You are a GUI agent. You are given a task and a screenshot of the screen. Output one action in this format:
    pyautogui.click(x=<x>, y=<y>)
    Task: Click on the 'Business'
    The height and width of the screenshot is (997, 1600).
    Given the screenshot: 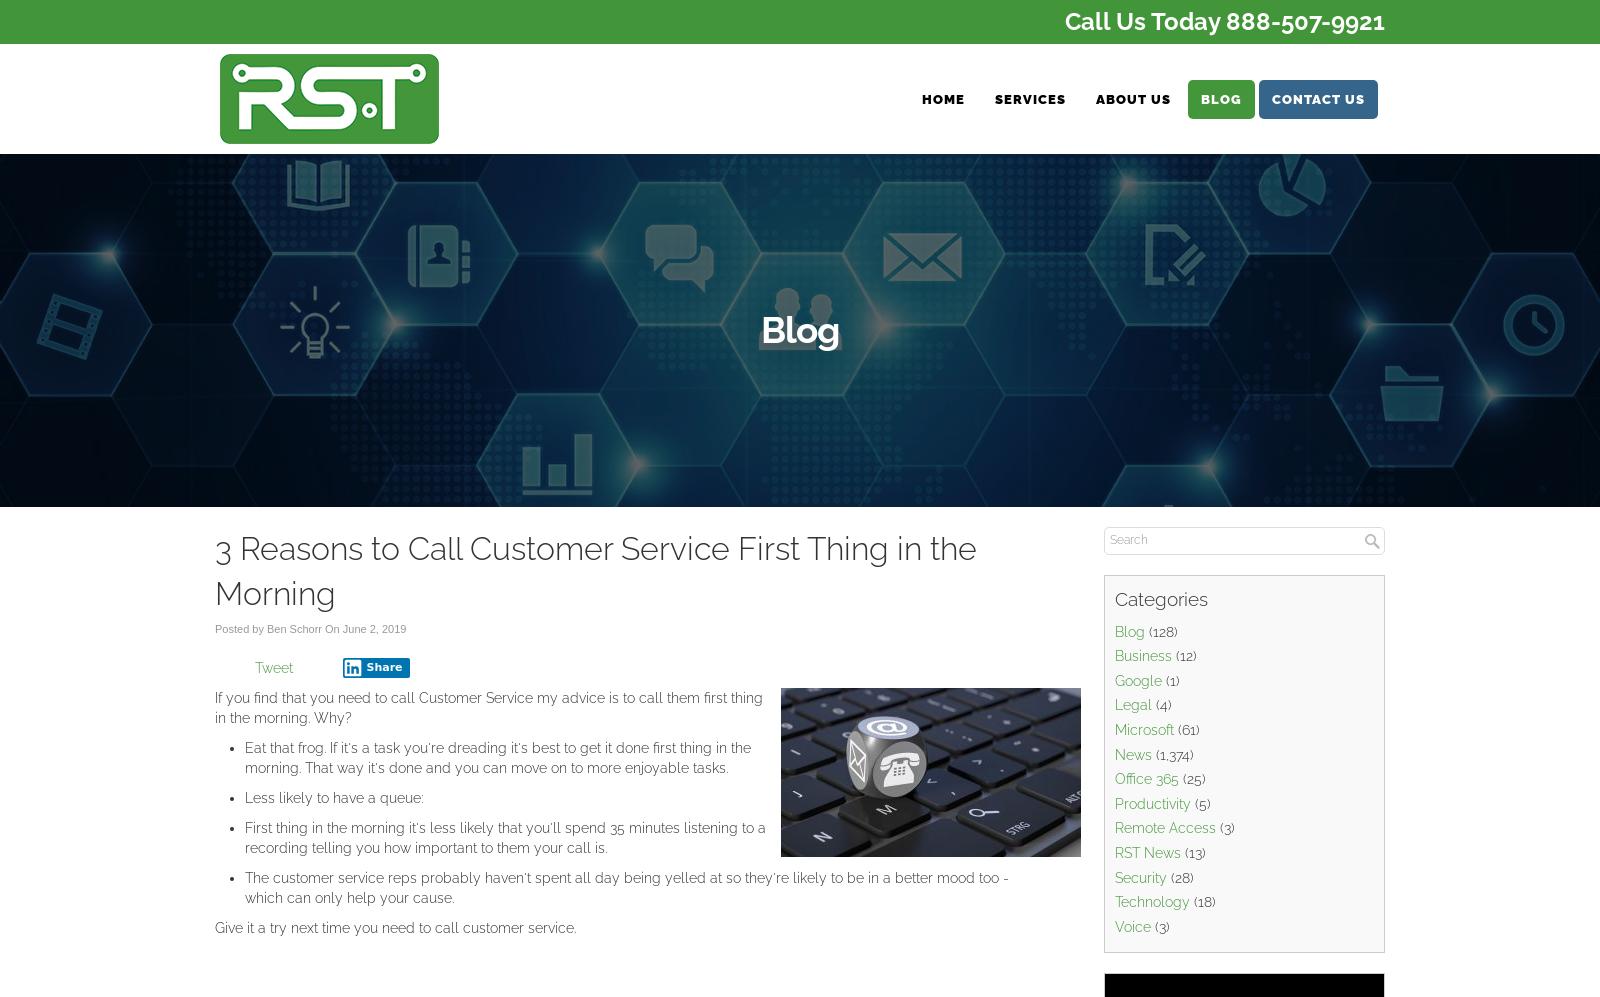 What is the action you would take?
    pyautogui.click(x=1143, y=656)
    